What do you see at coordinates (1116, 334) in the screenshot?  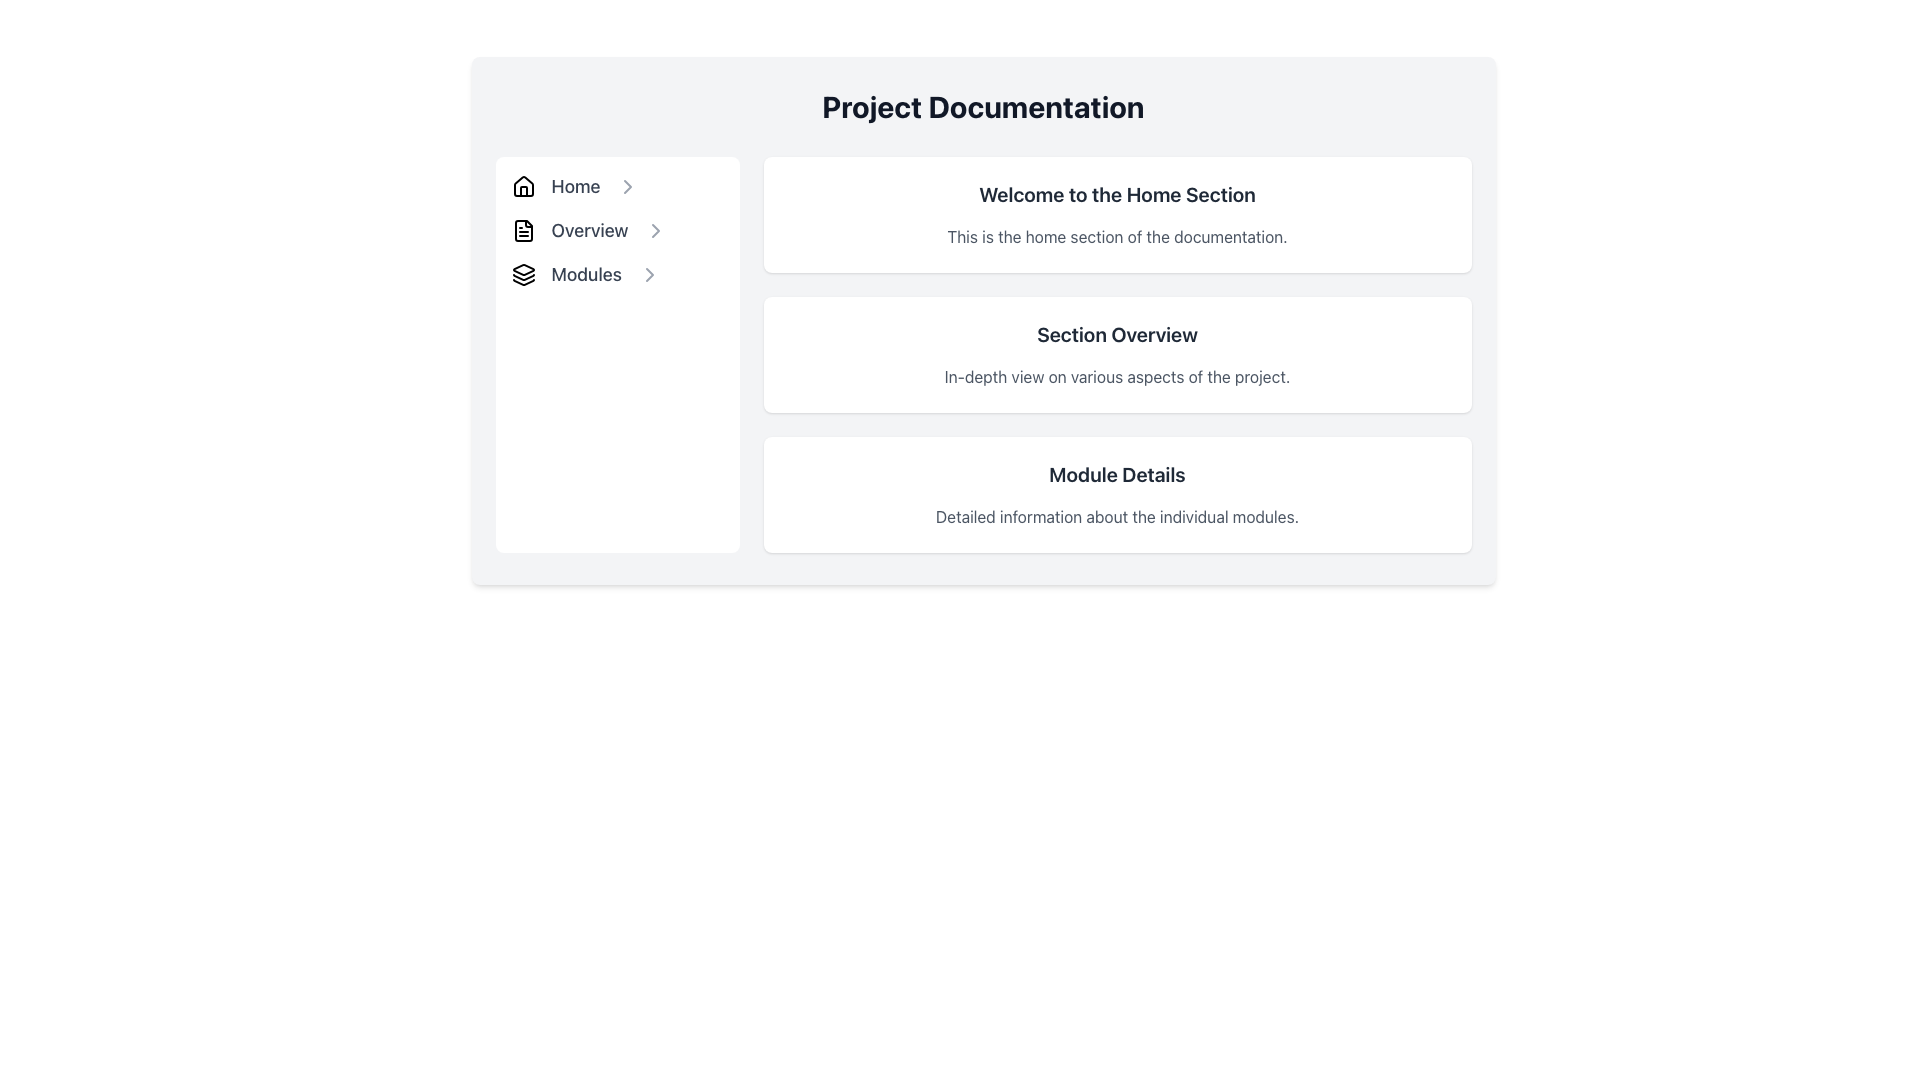 I see `section title label located centrally within the 'Overview' card, positioned above the subordinate description text` at bounding box center [1116, 334].